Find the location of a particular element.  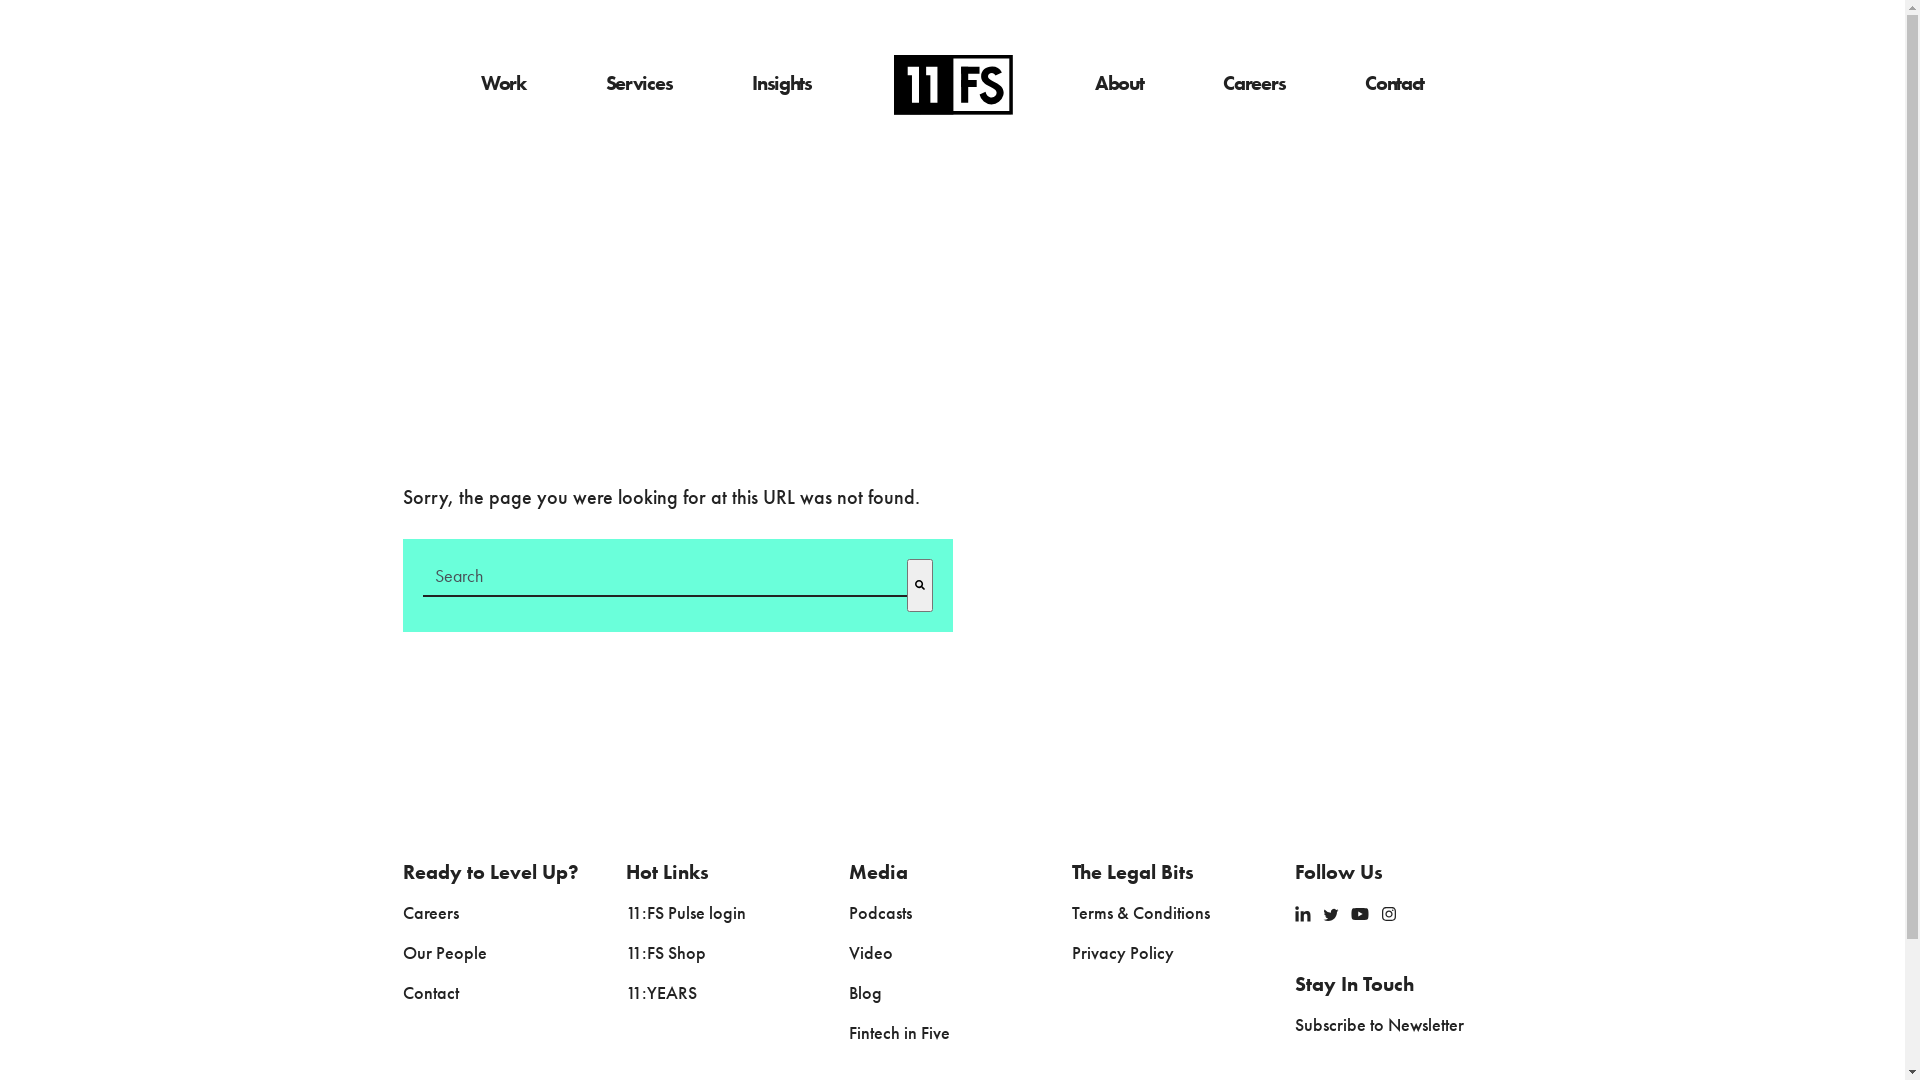

'Blog' is located at coordinates (849, 994).